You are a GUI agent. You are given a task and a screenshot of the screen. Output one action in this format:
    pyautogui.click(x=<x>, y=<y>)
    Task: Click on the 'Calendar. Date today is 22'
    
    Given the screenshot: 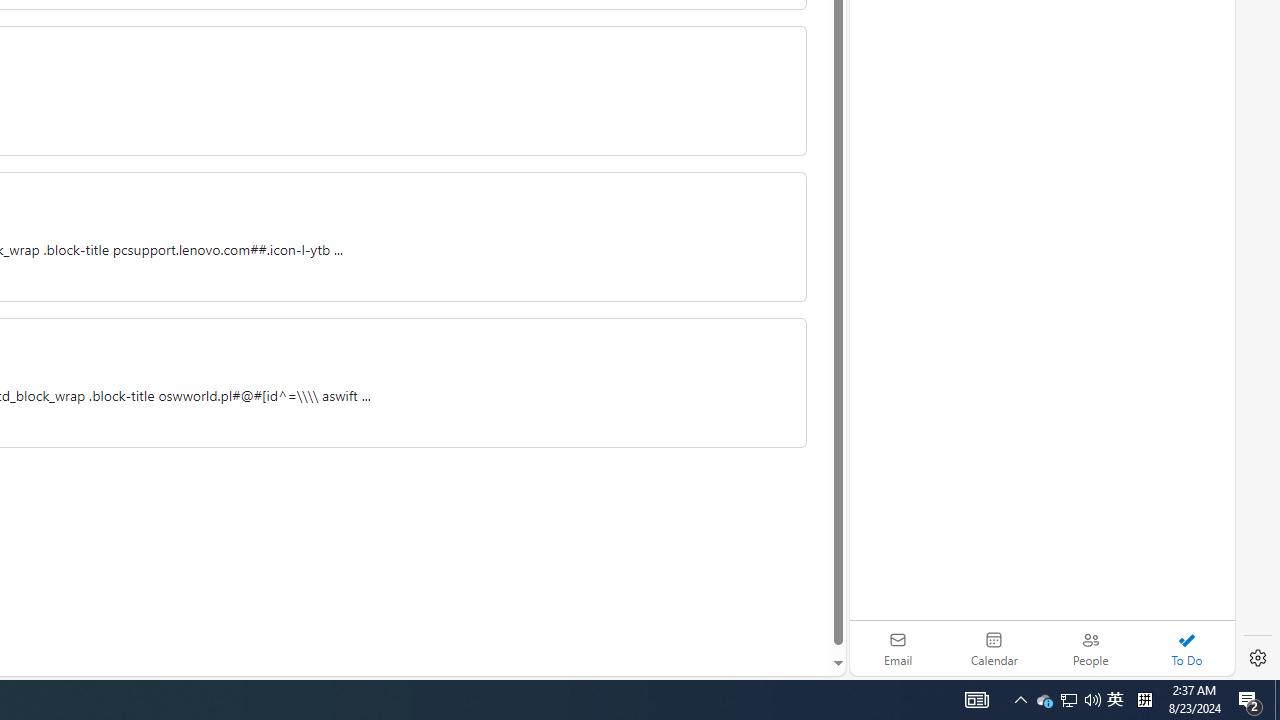 What is the action you would take?
    pyautogui.click(x=994, y=648)
    